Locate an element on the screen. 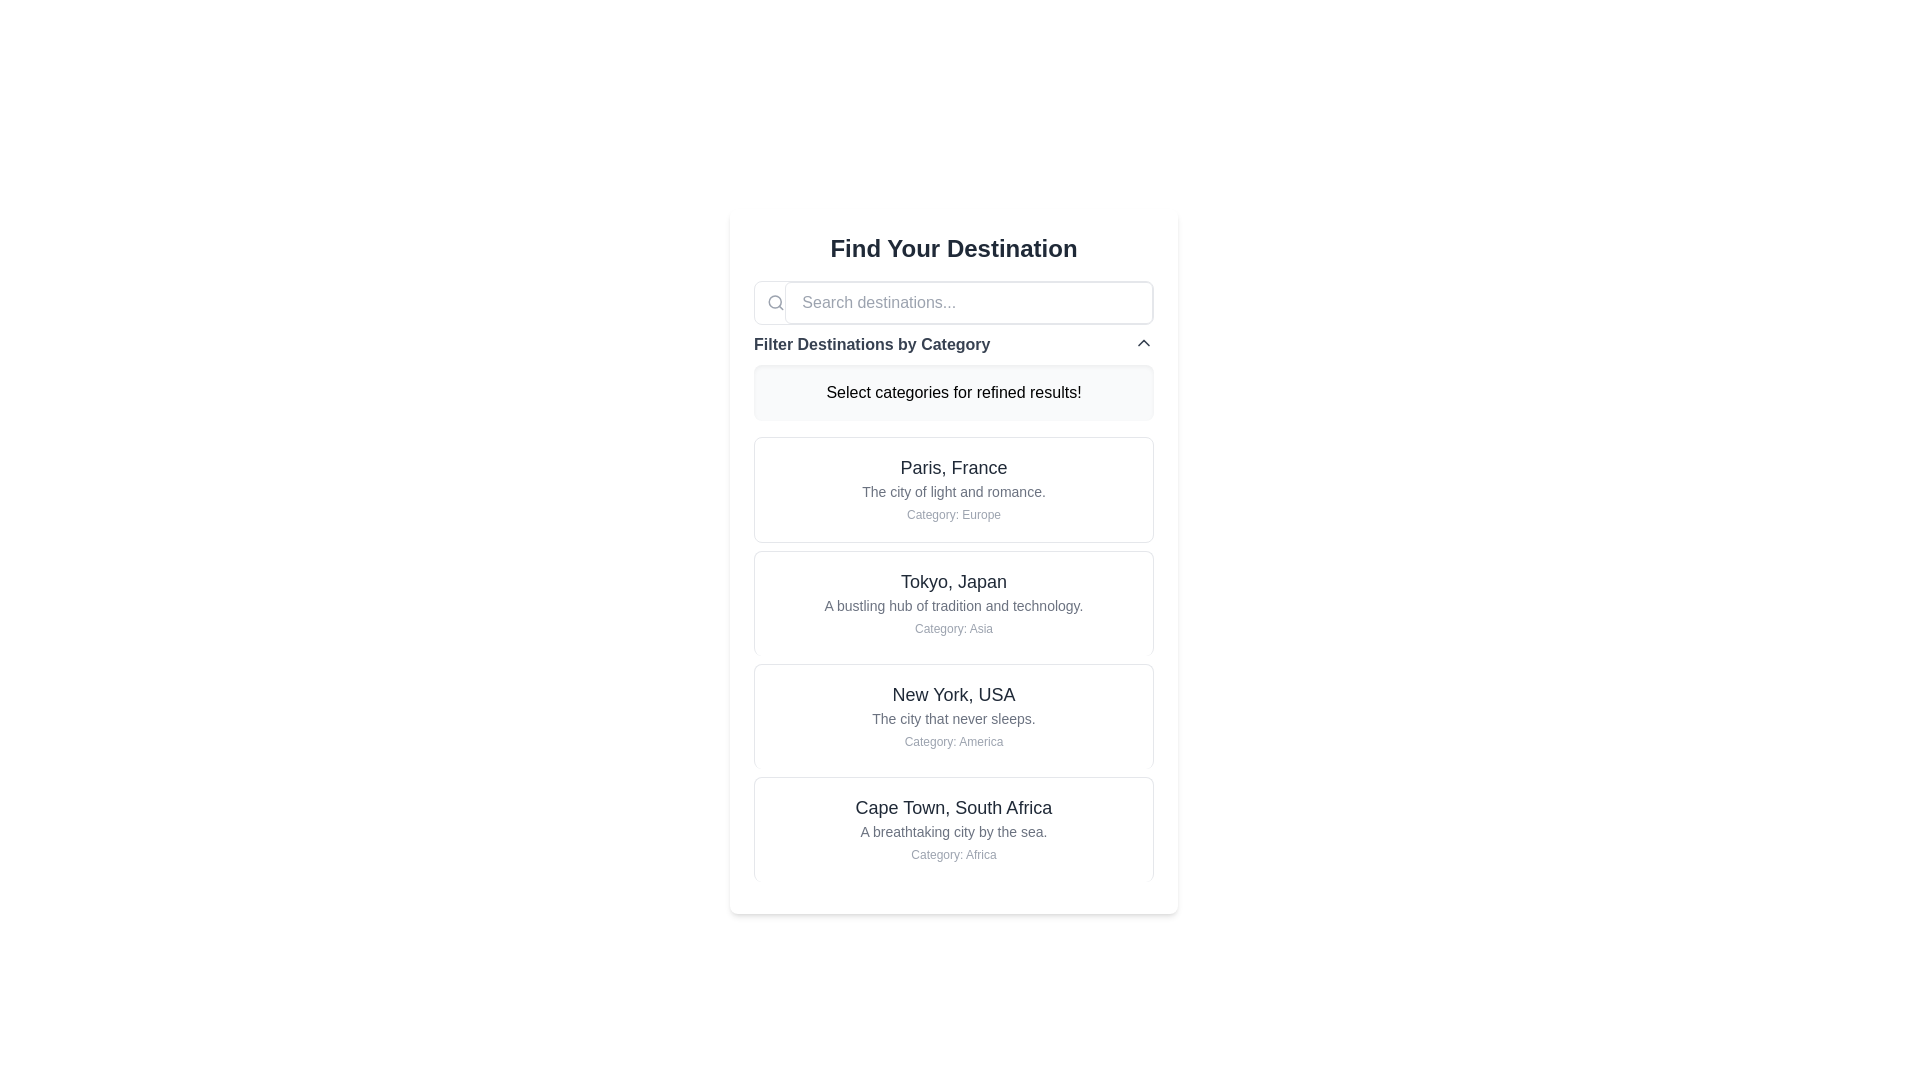 Image resolution: width=1920 pixels, height=1080 pixels. the text element that reads 'The city of light and romance.' styled in a small gray font, which is located below the title 'Paris, France' is located at coordinates (953, 492).